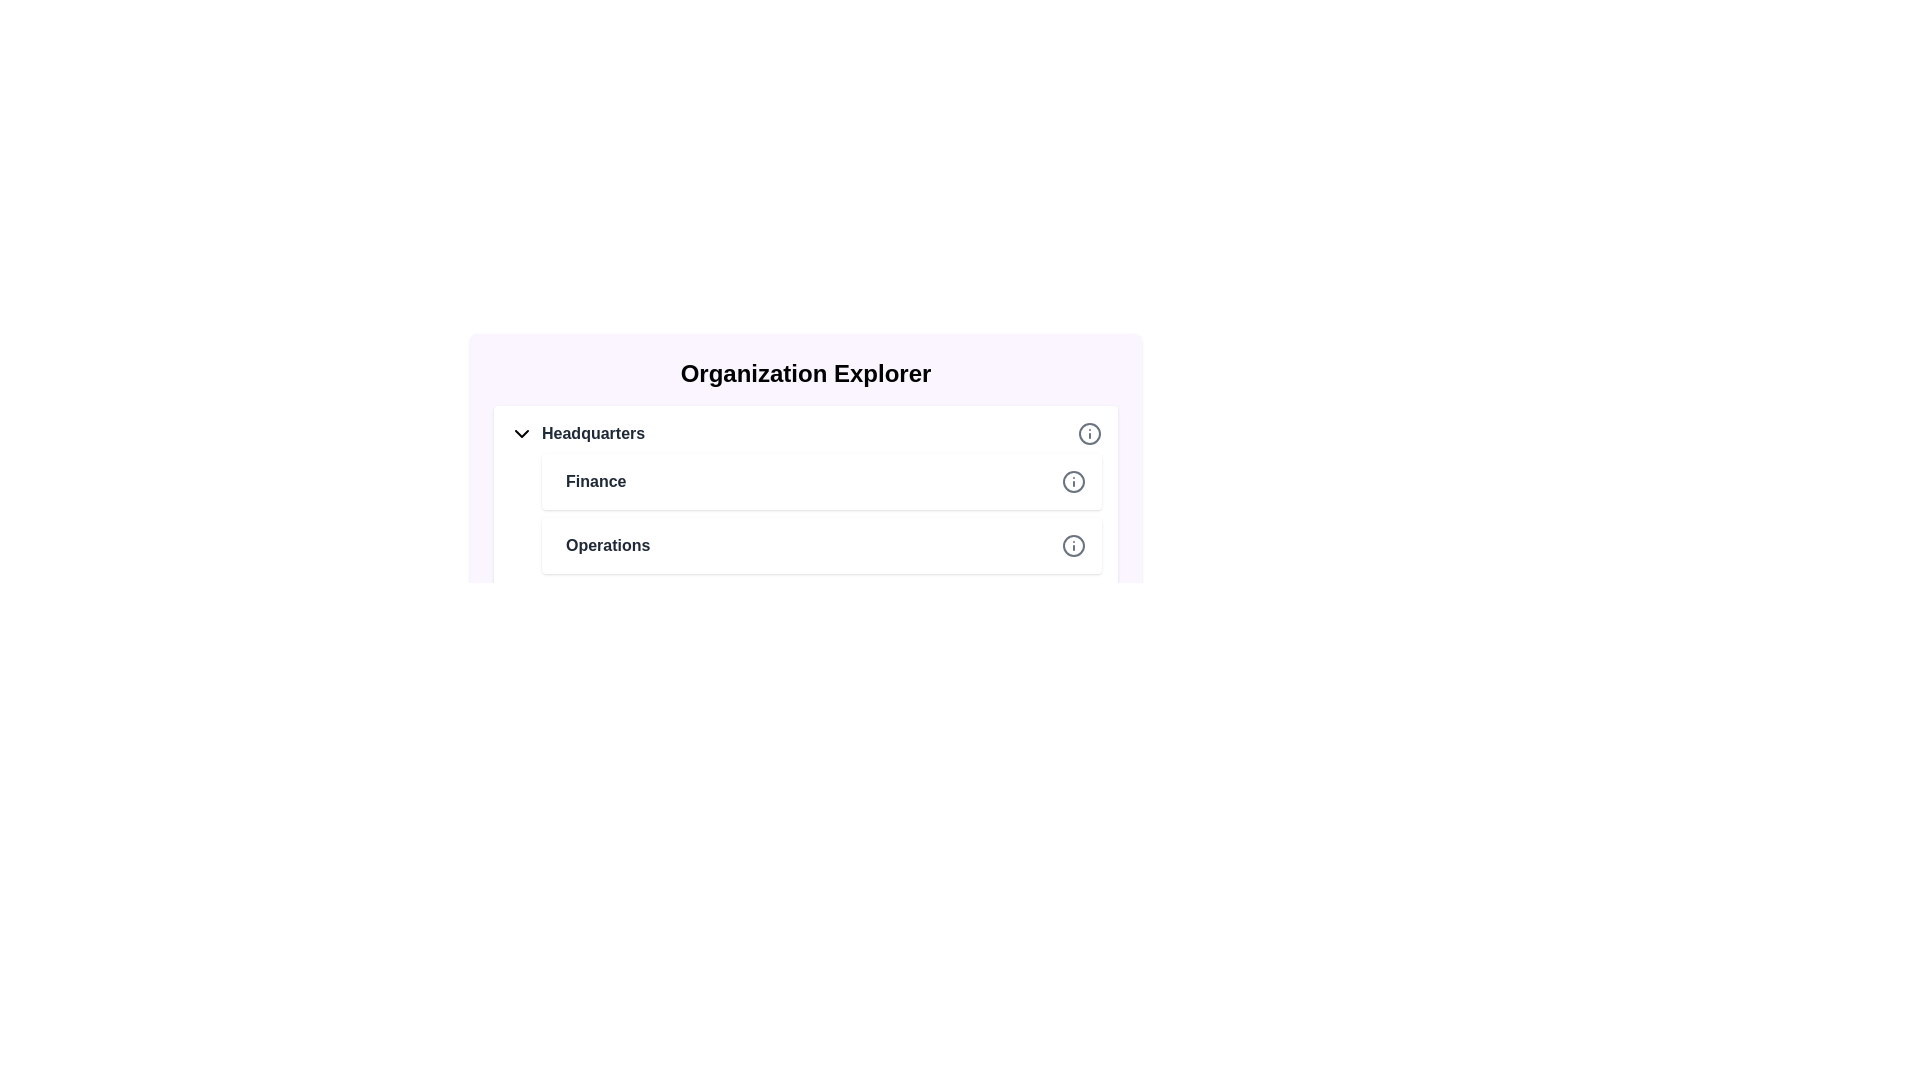 This screenshot has width=1920, height=1080. I want to click on the information icon styled in gray, located in the rightmost part of the 'Finance' entry in the 'Organization Explorer' section, so click(1073, 482).